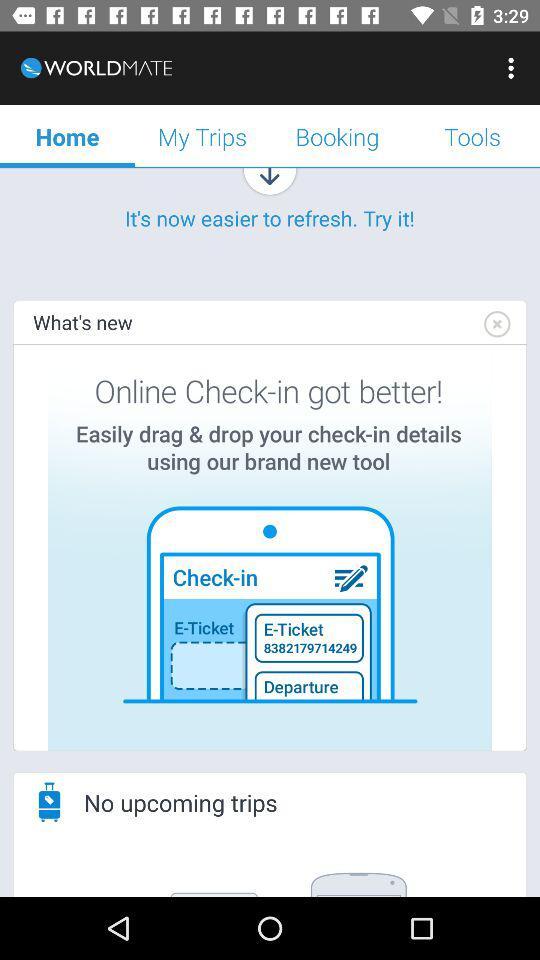 The image size is (540, 960). Describe the element at coordinates (202, 135) in the screenshot. I see `the my trips` at that location.